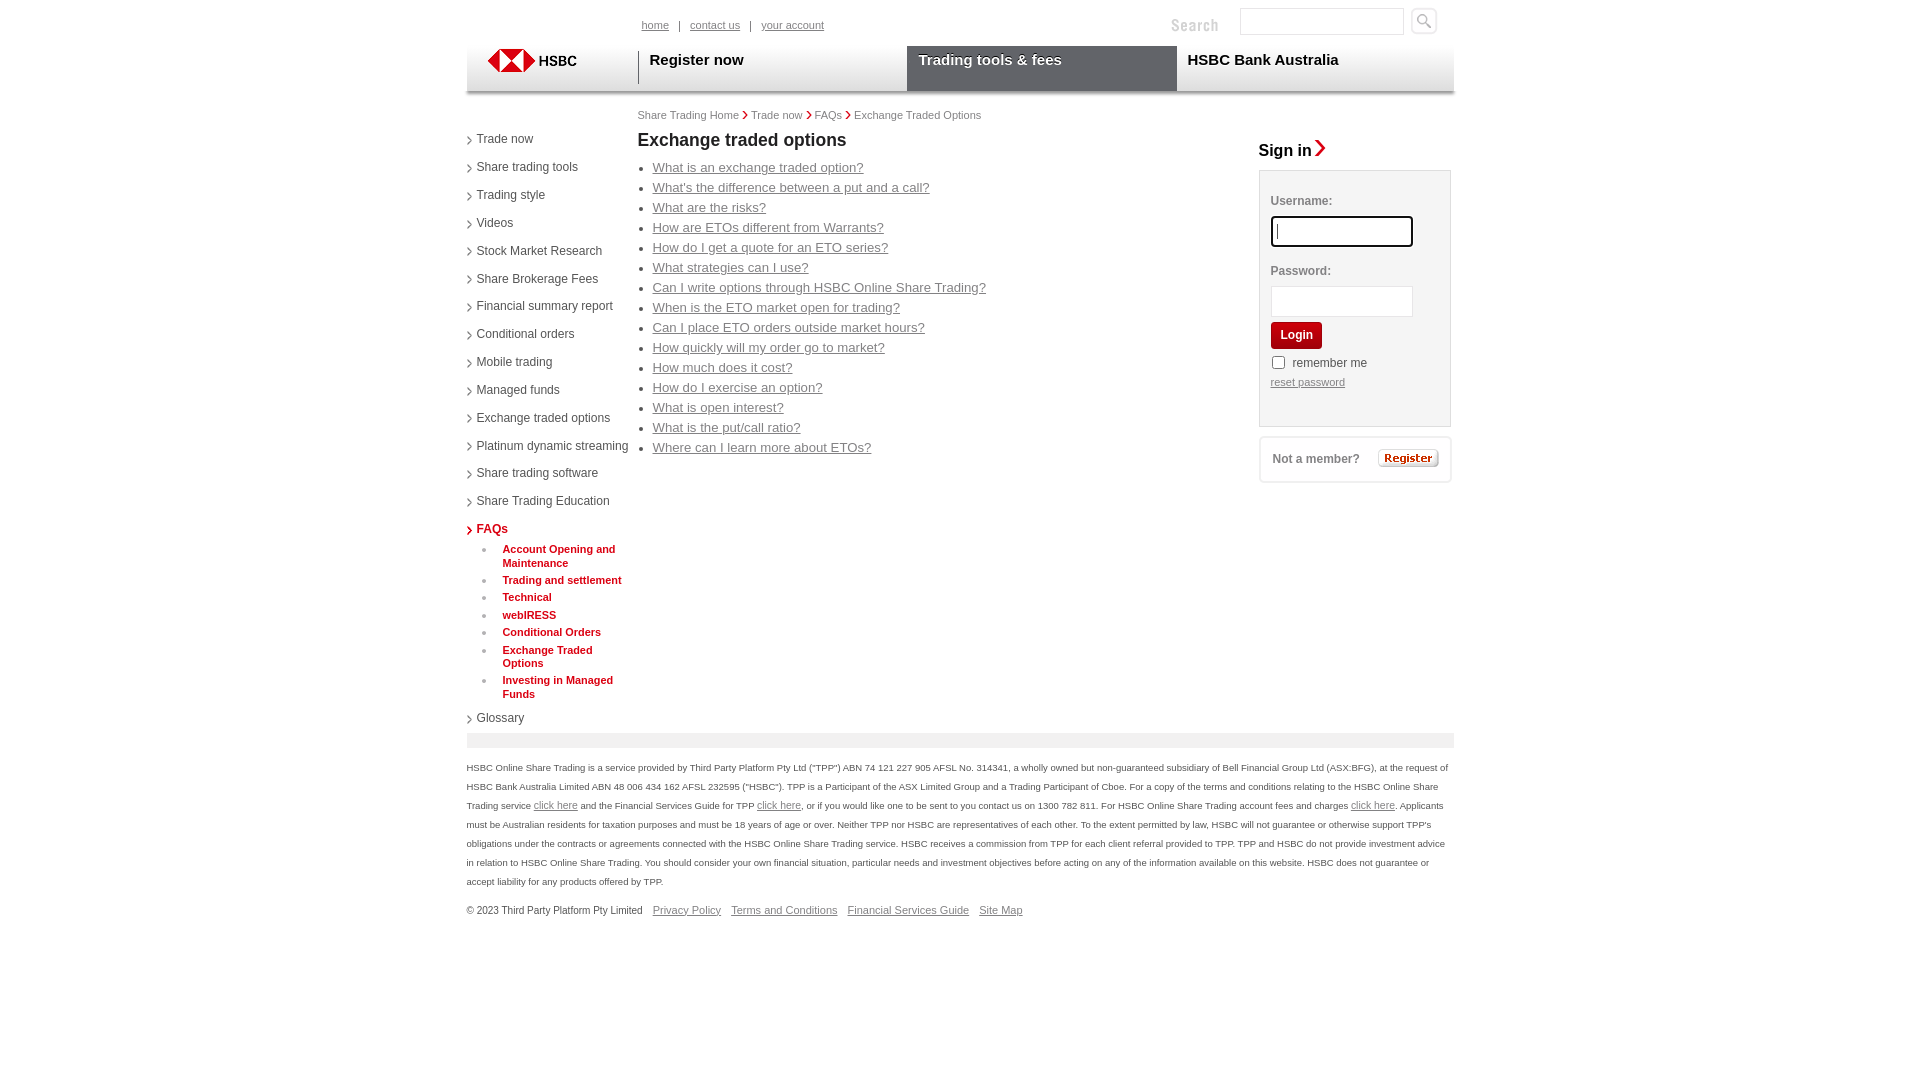  I want to click on 'Glossary', so click(494, 717).